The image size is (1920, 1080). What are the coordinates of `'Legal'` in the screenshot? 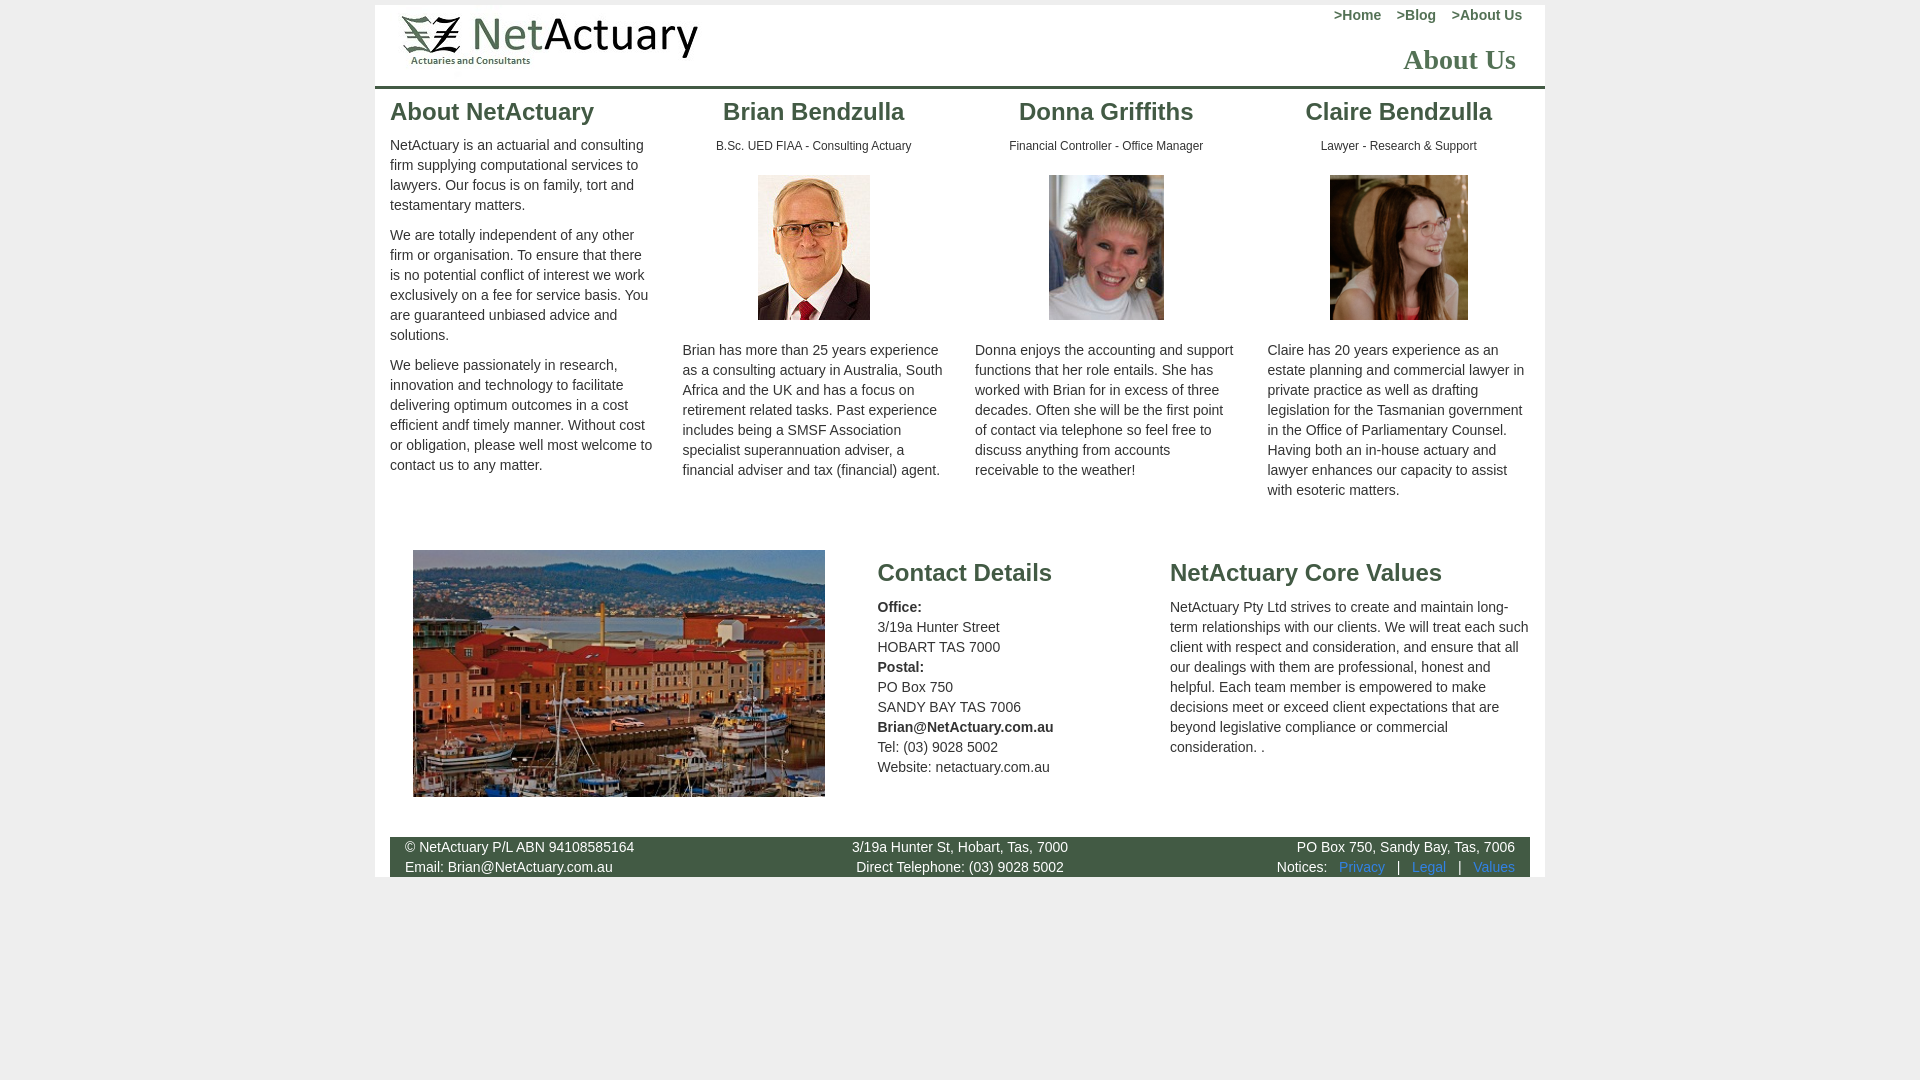 It's located at (1428, 866).